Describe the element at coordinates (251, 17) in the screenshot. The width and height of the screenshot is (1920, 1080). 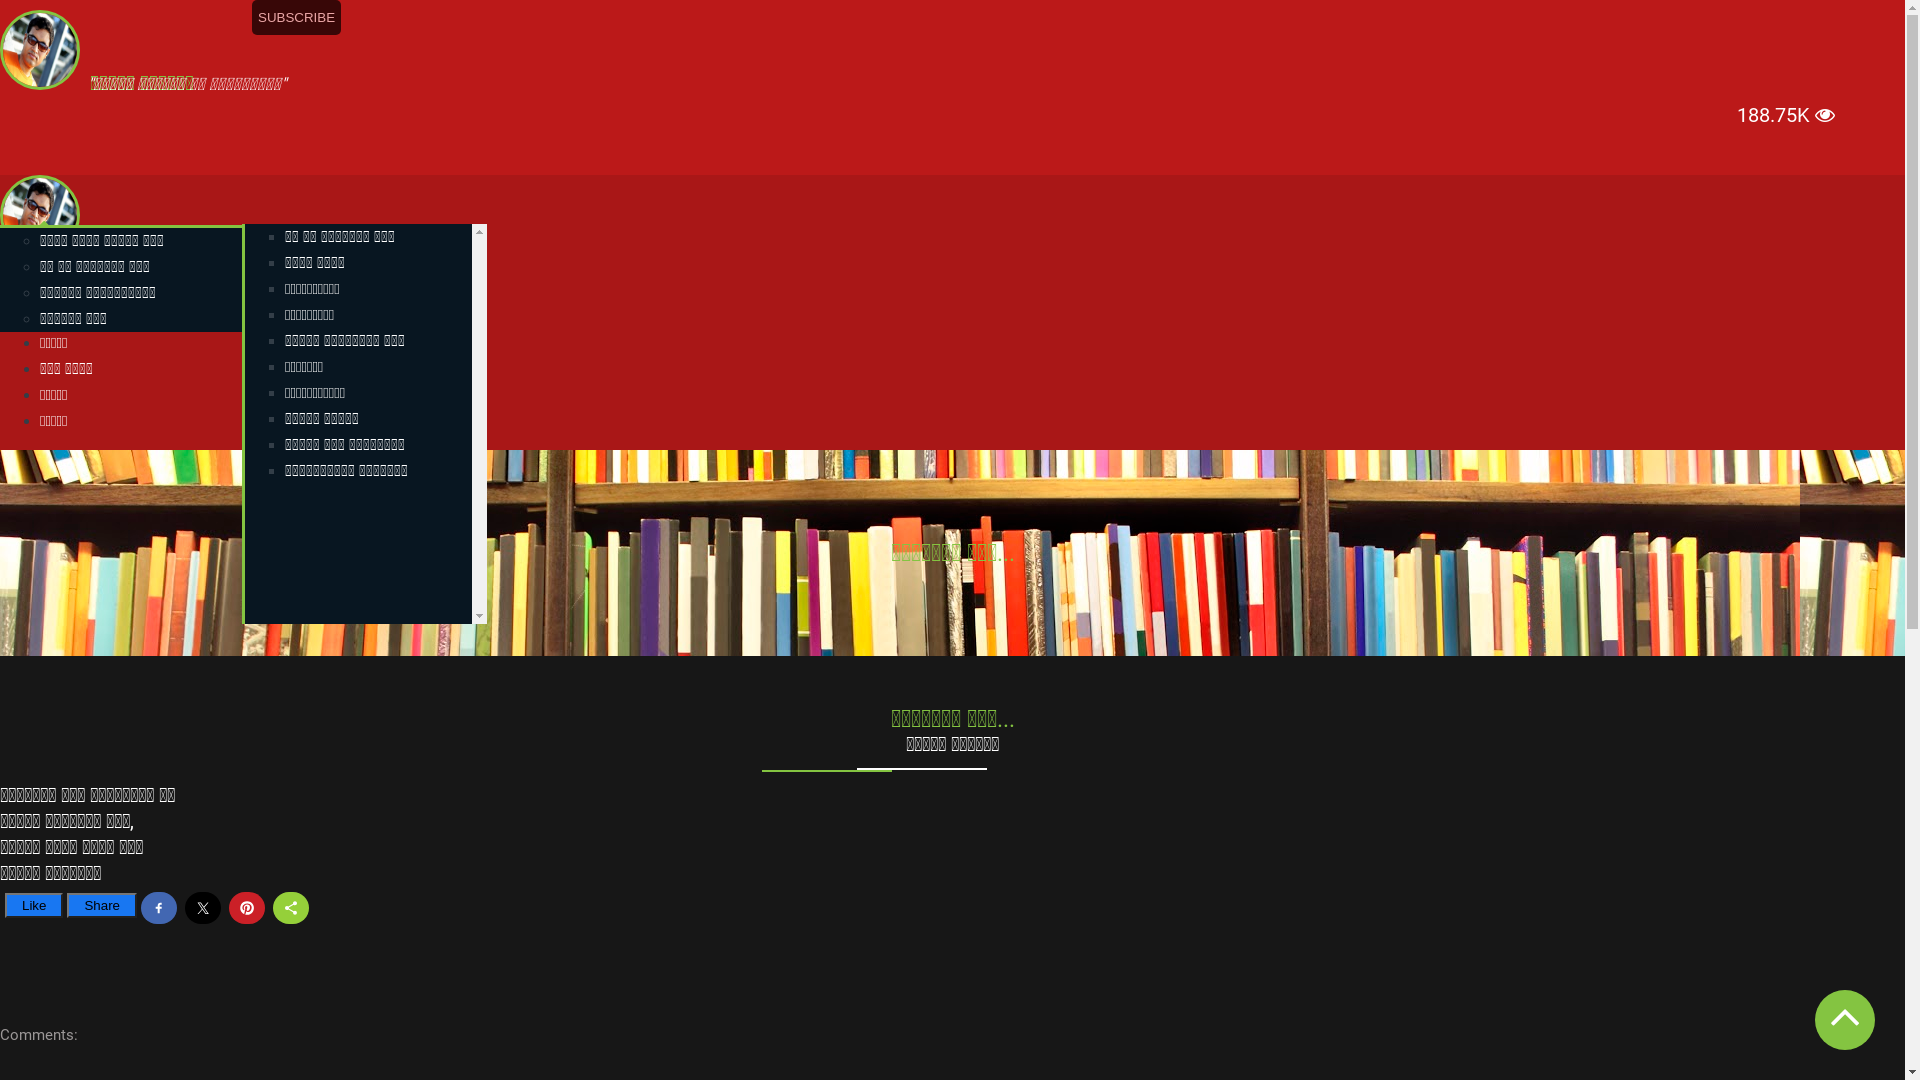
I see `'SUBSCRIBE'` at that location.